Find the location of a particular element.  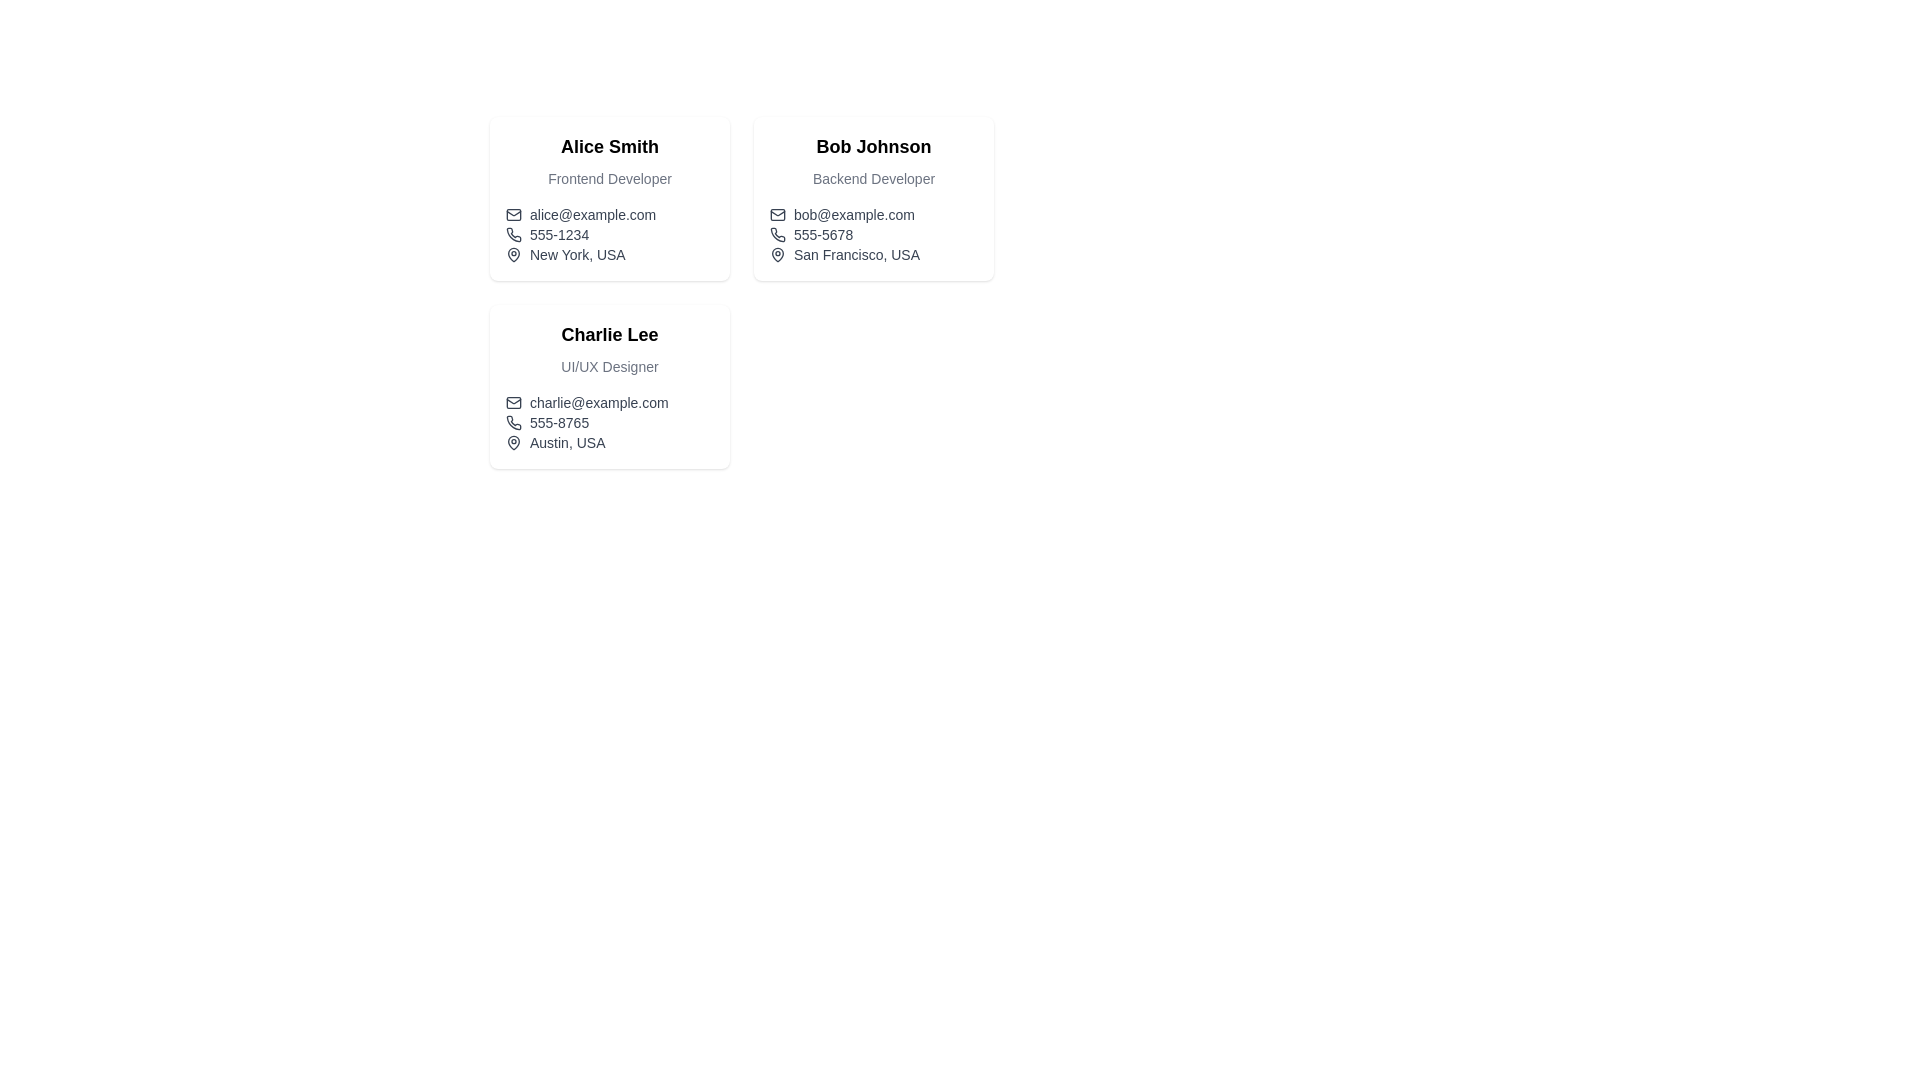

the phone number '555-5678' displayed in black text on the 'Bob Johnson' card, located to the right of the phone icon is located at coordinates (823, 234).